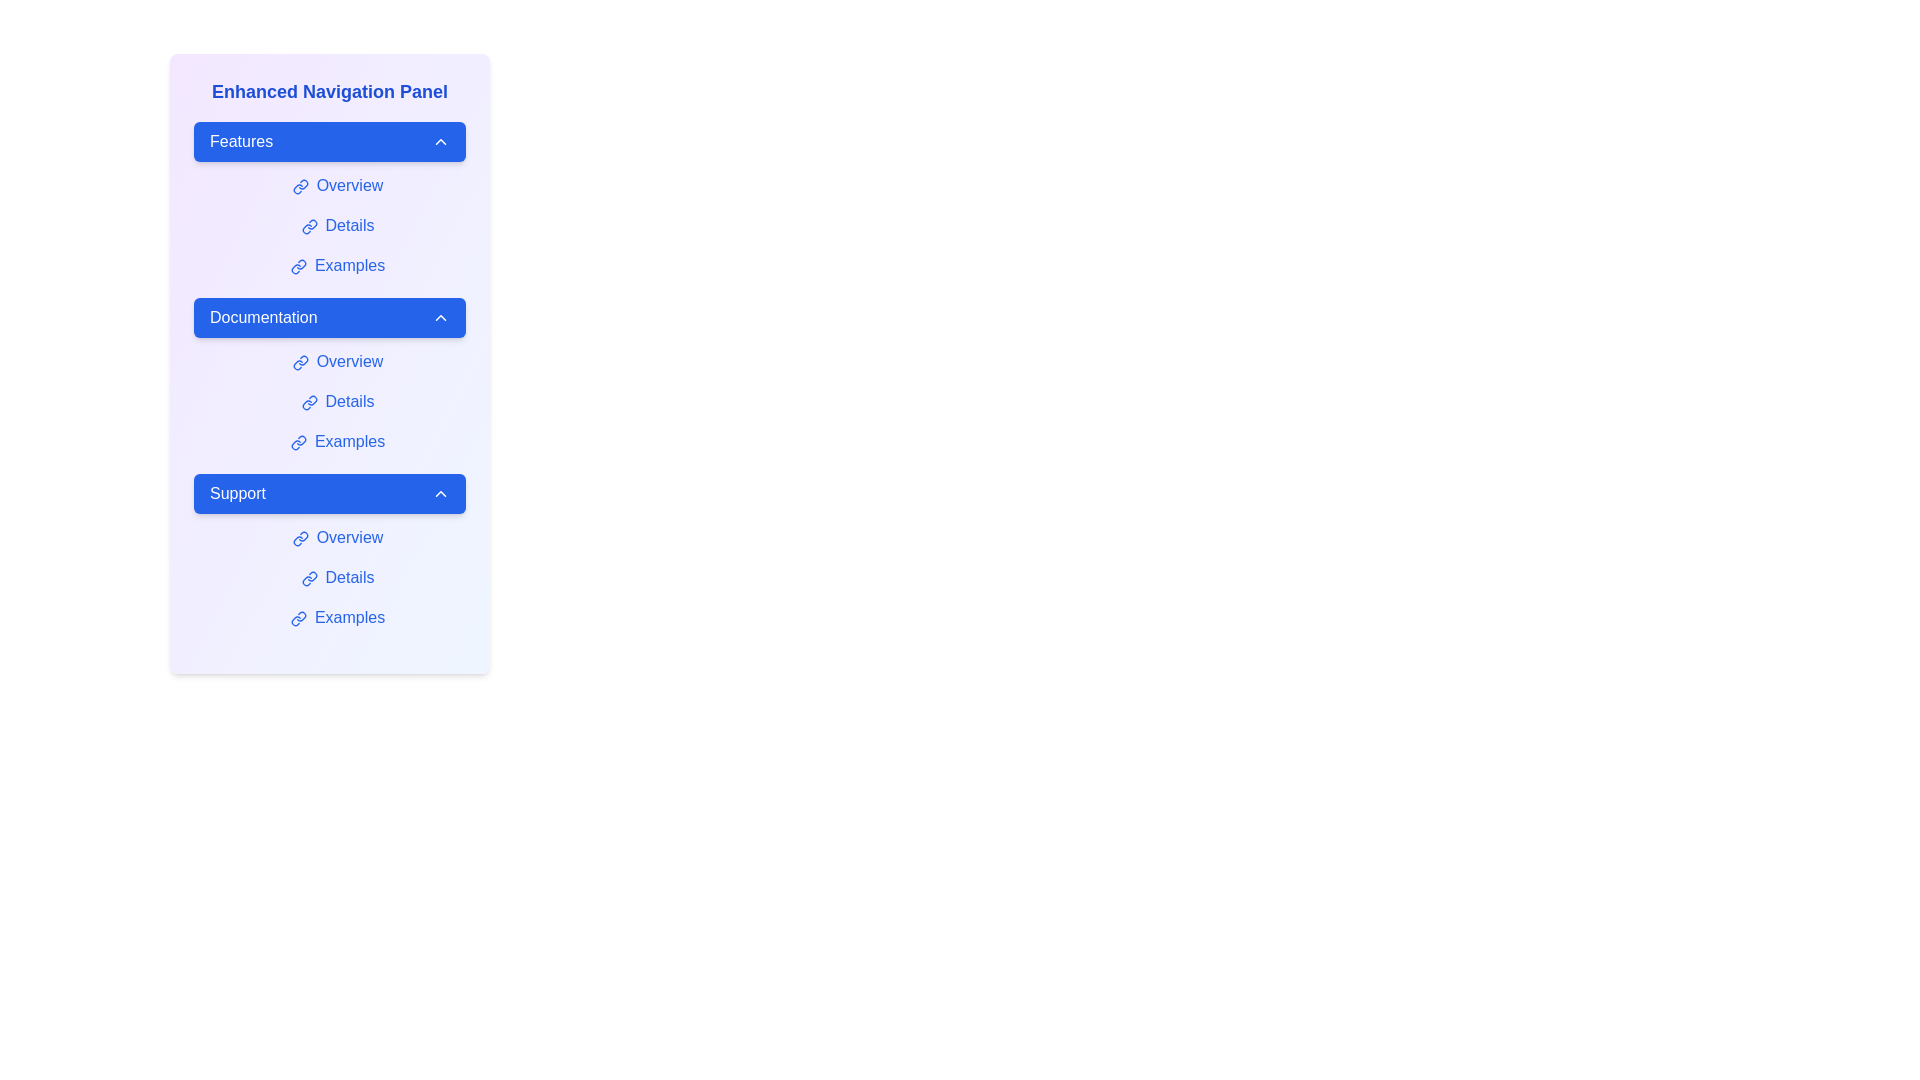 The image size is (1920, 1080). I want to click on the small triangular upward arrow icon button, which is styled with a blue background and white stroke, located at the right edge of the 'Documentation' button, so click(440, 316).